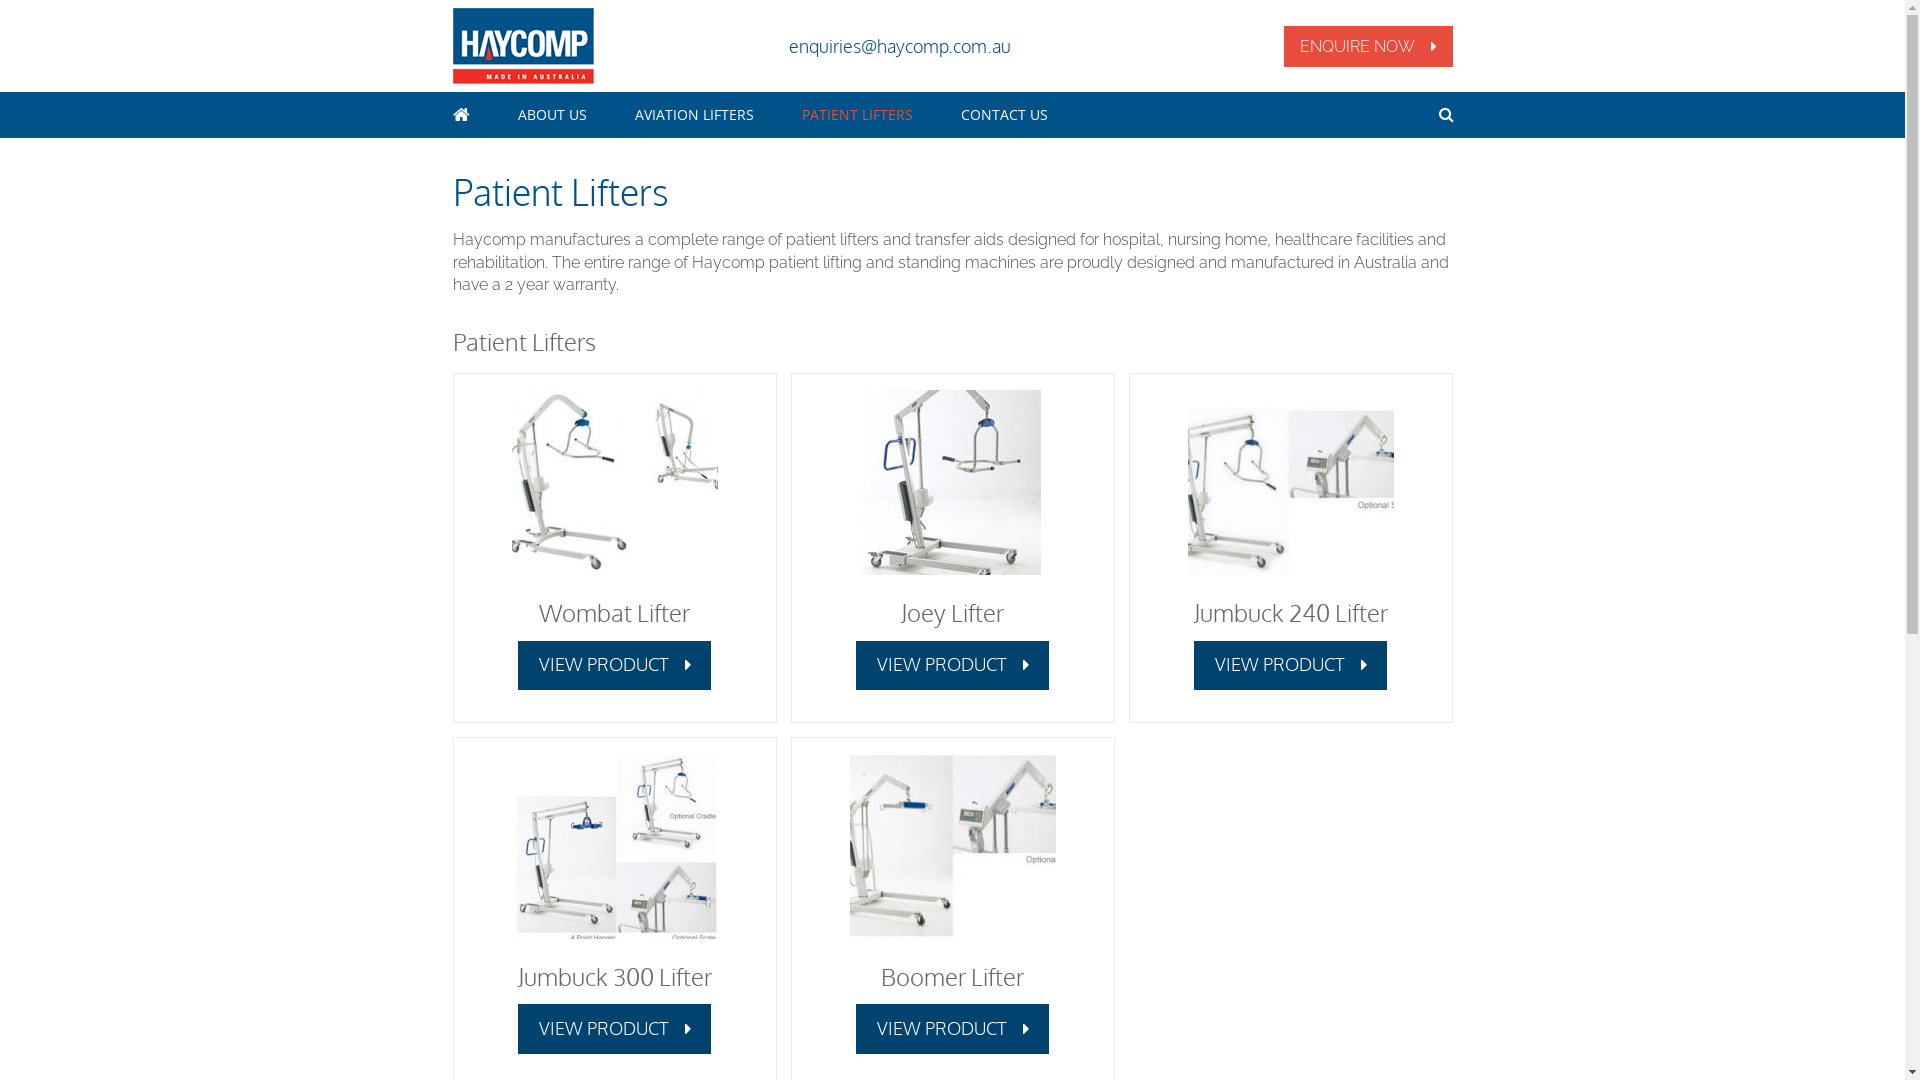 The height and width of the screenshot is (1080, 1920). What do you see at coordinates (897, 45) in the screenshot?
I see `'enquiries@haycomp.com.au'` at bounding box center [897, 45].